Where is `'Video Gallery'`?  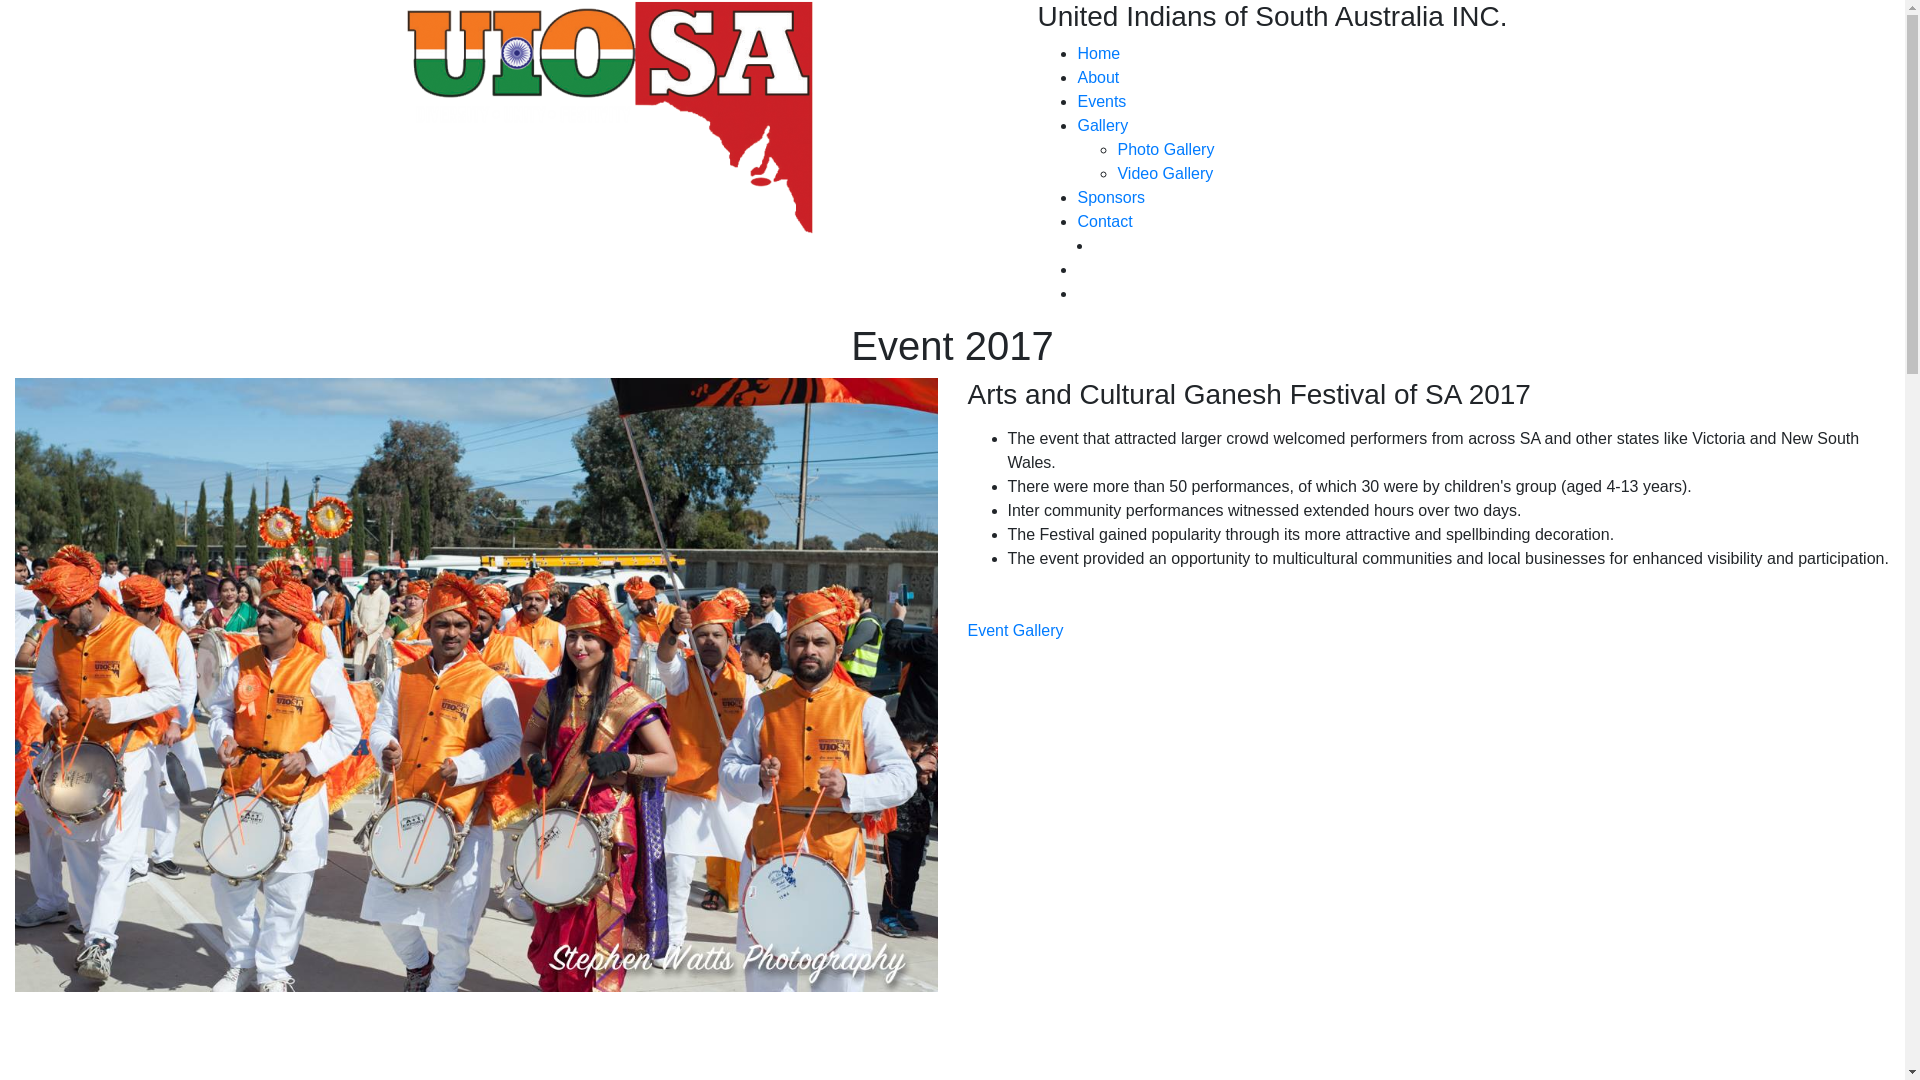
'Video Gallery' is located at coordinates (1165, 172).